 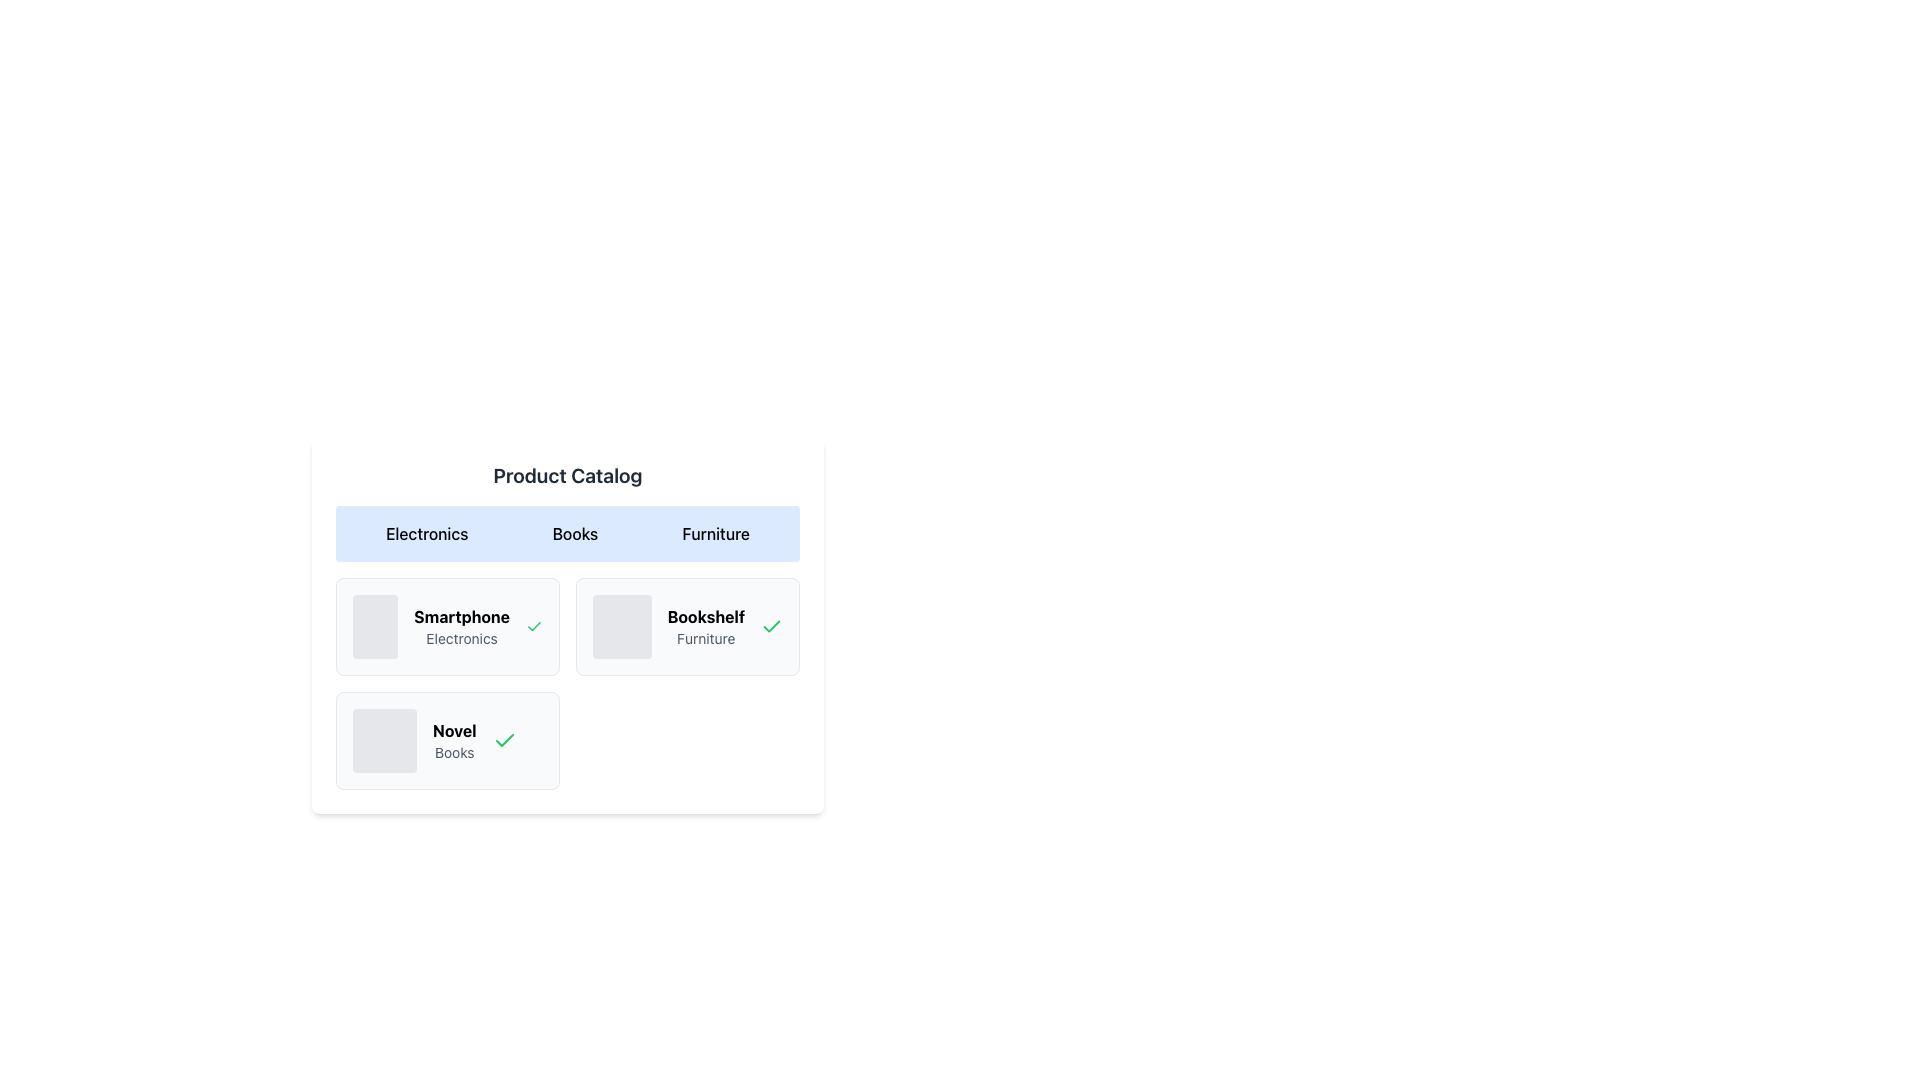 I want to click on the green checkmark icon located at the far-right edge of the 'Smartphone' card under the 'Electronics' category, so click(x=534, y=626).